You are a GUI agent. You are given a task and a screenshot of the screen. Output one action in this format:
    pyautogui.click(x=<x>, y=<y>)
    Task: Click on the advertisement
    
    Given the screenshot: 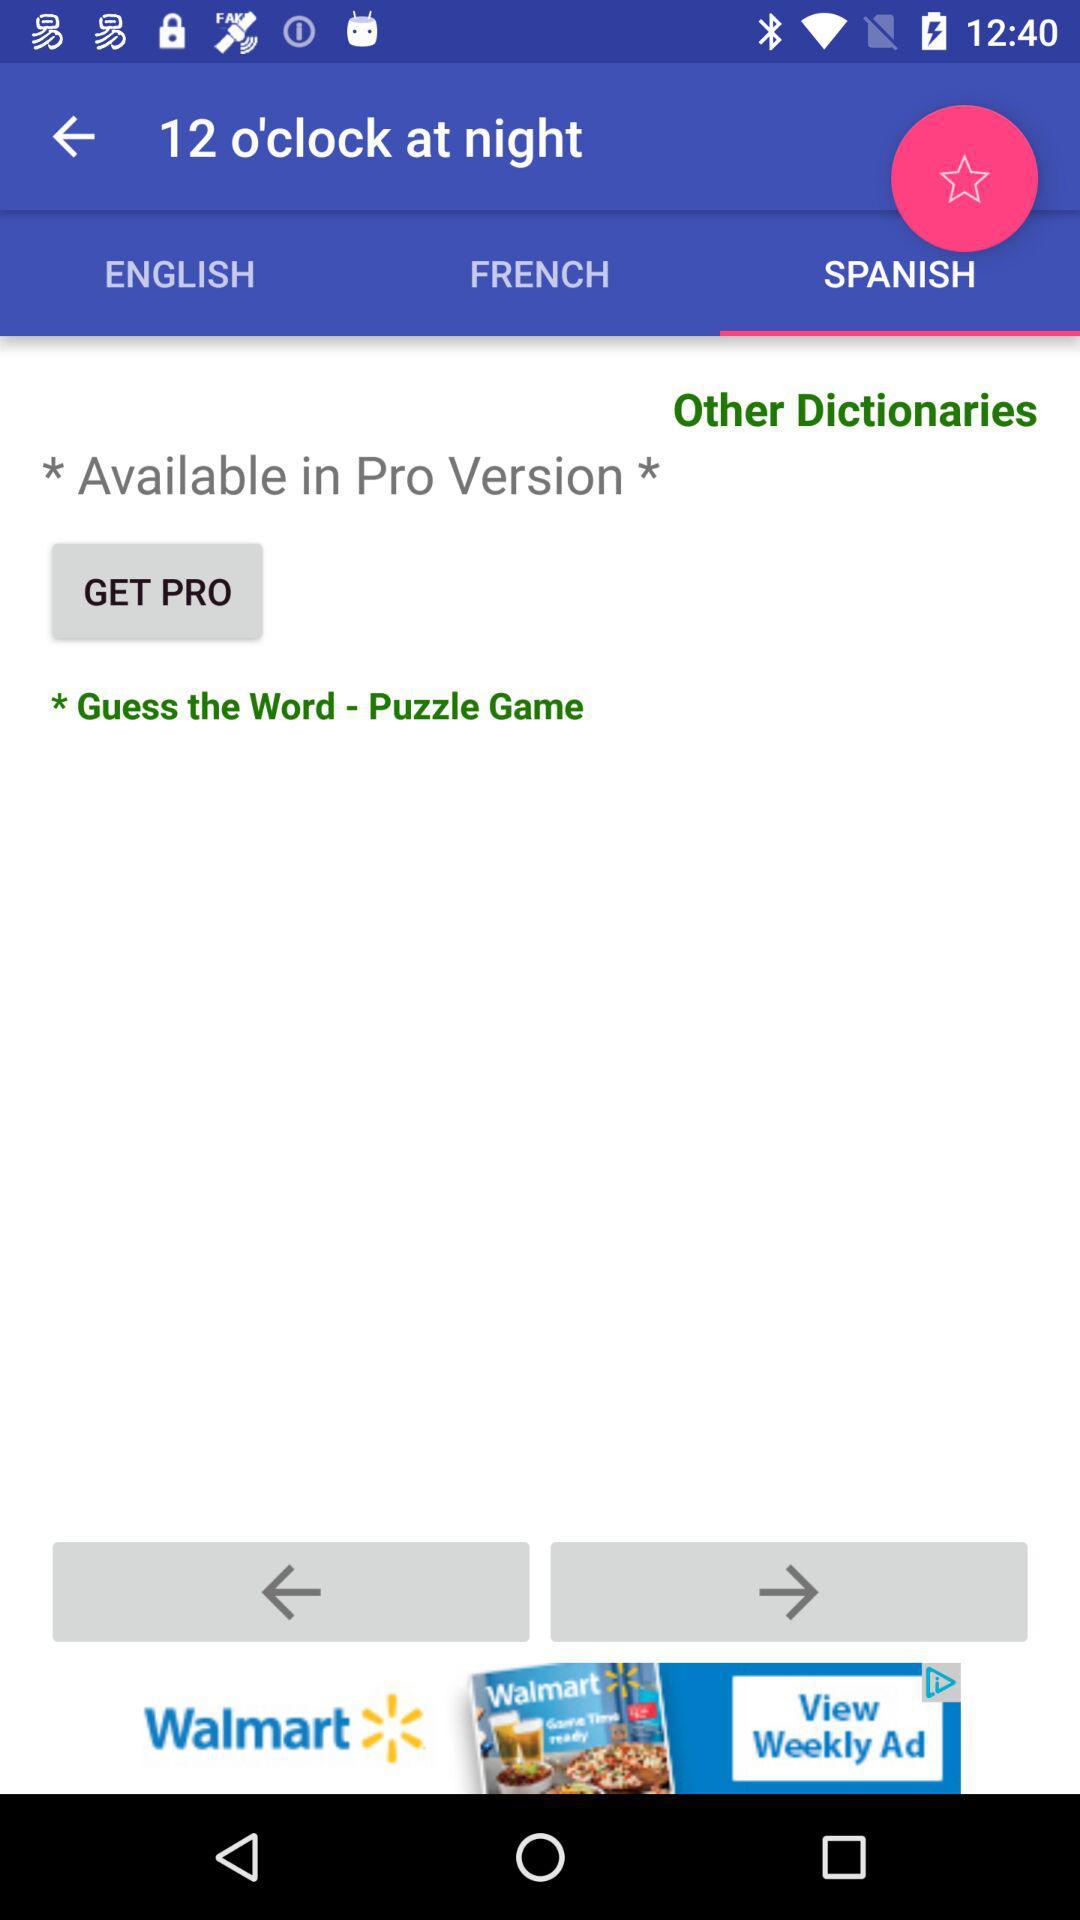 What is the action you would take?
    pyautogui.click(x=540, y=1727)
    